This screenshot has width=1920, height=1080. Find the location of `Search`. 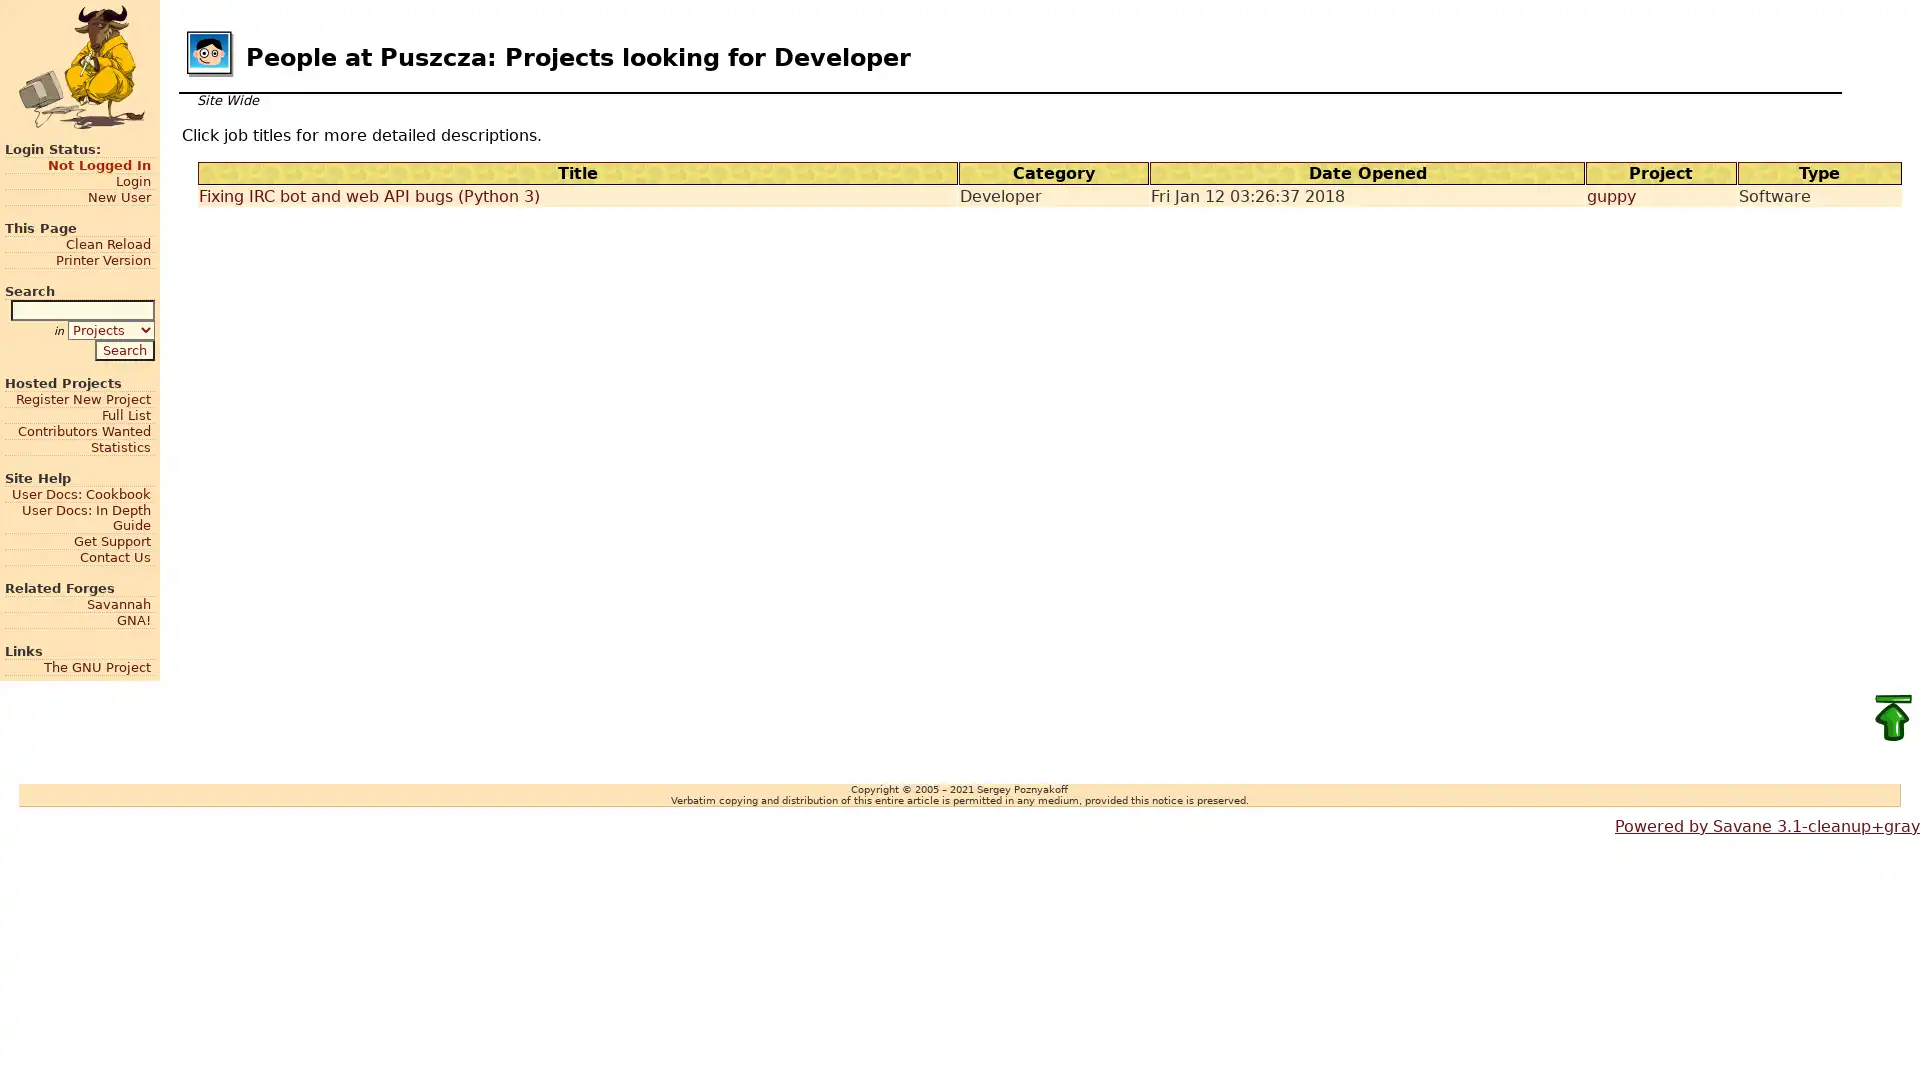

Search is located at coordinates (123, 348).